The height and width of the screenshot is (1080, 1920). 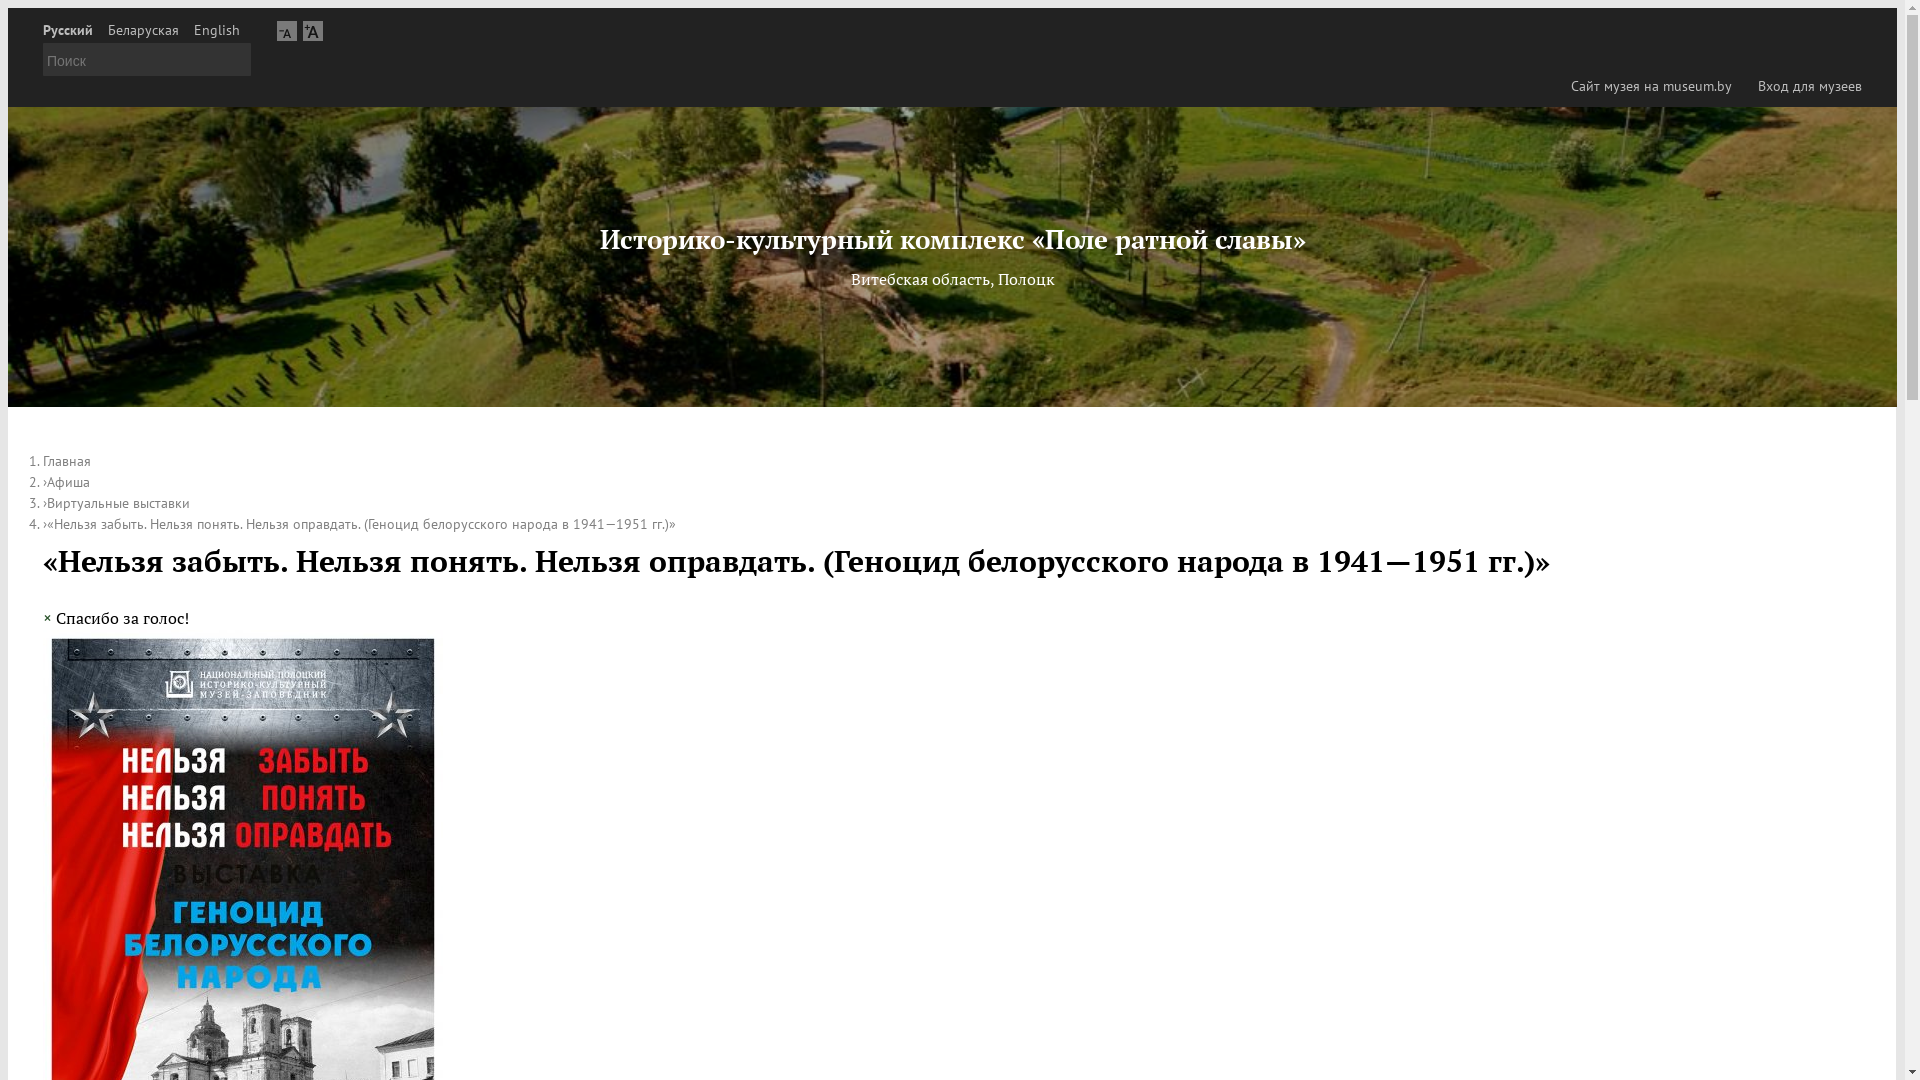 What do you see at coordinates (301, 30) in the screenshot?
I see `'A'` at bounding box center [301, 30].